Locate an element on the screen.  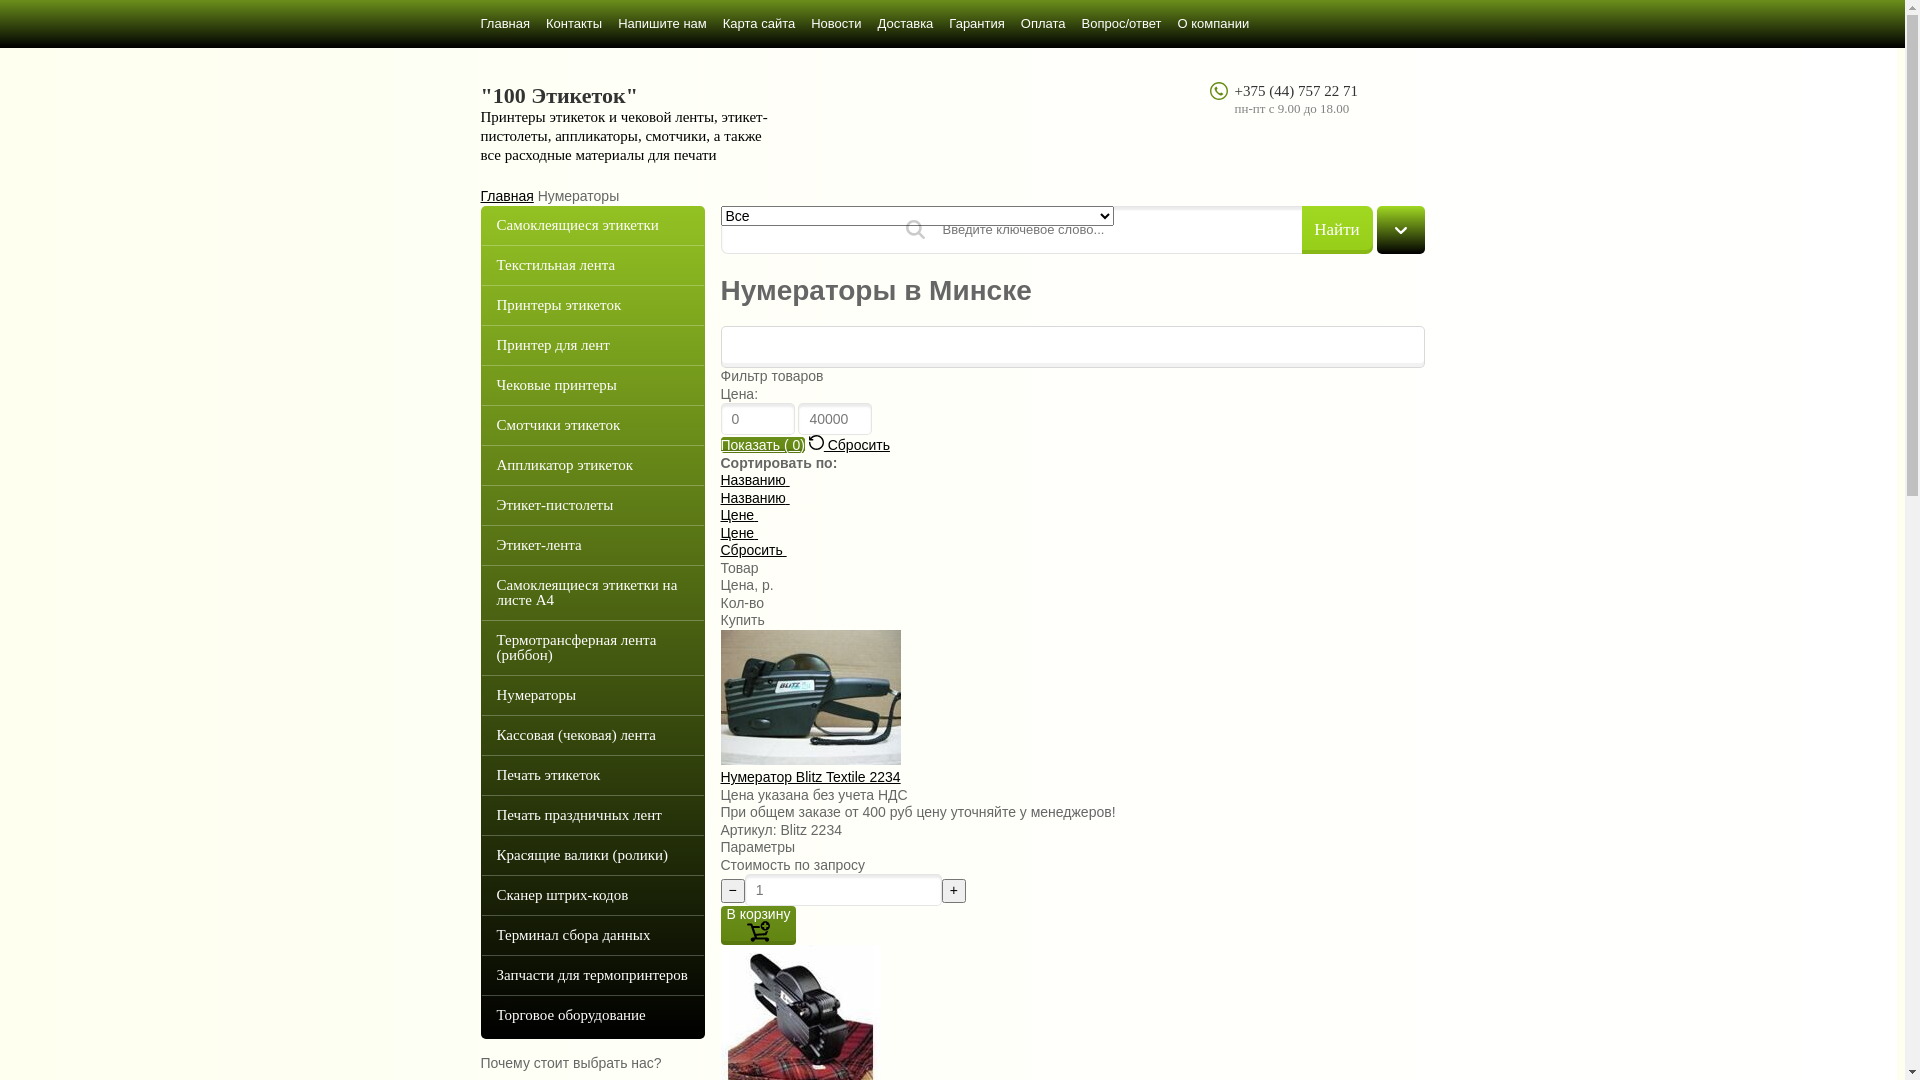
'+375 (44) 757 22 71' is located at coordinates (1295, 91).